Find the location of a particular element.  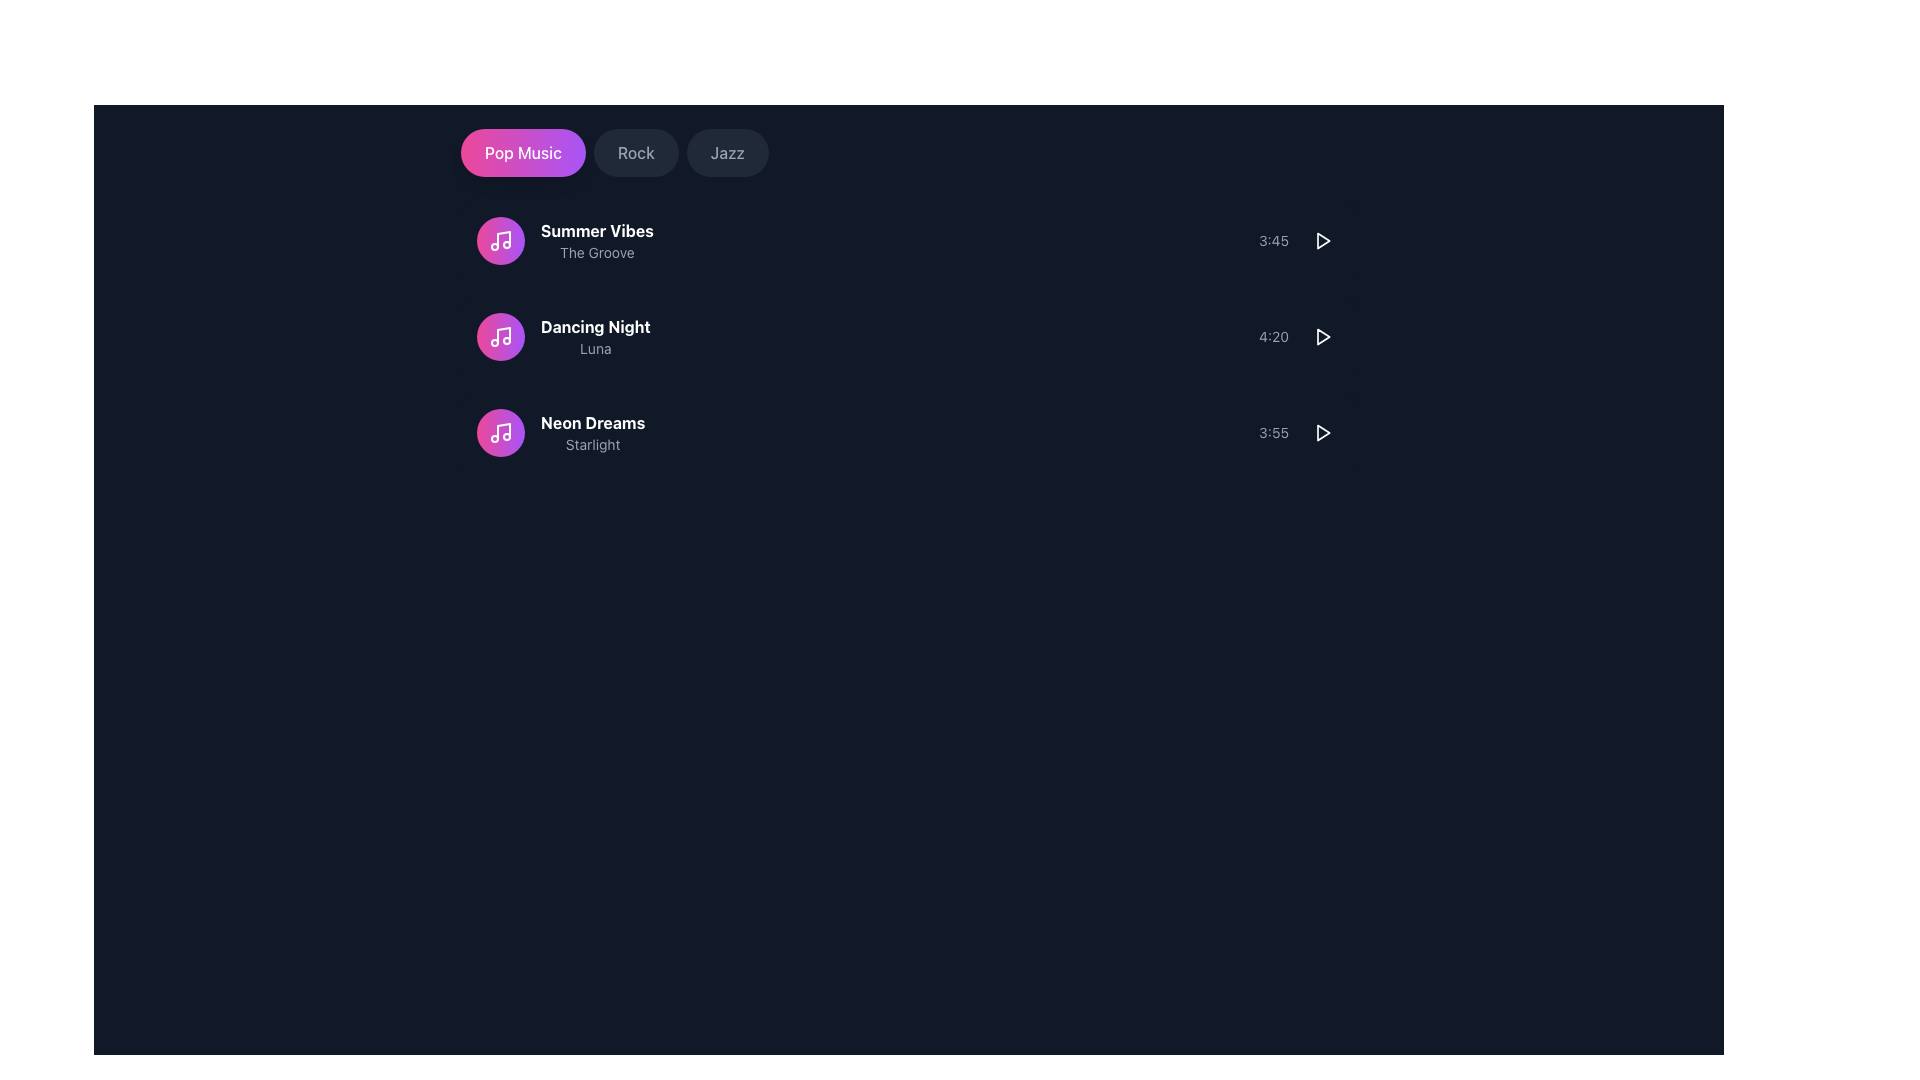

the 'Jazz' button, which is a dark gray rectangular button with rounded edges containing light gray text is located at coordinates (726, 152).